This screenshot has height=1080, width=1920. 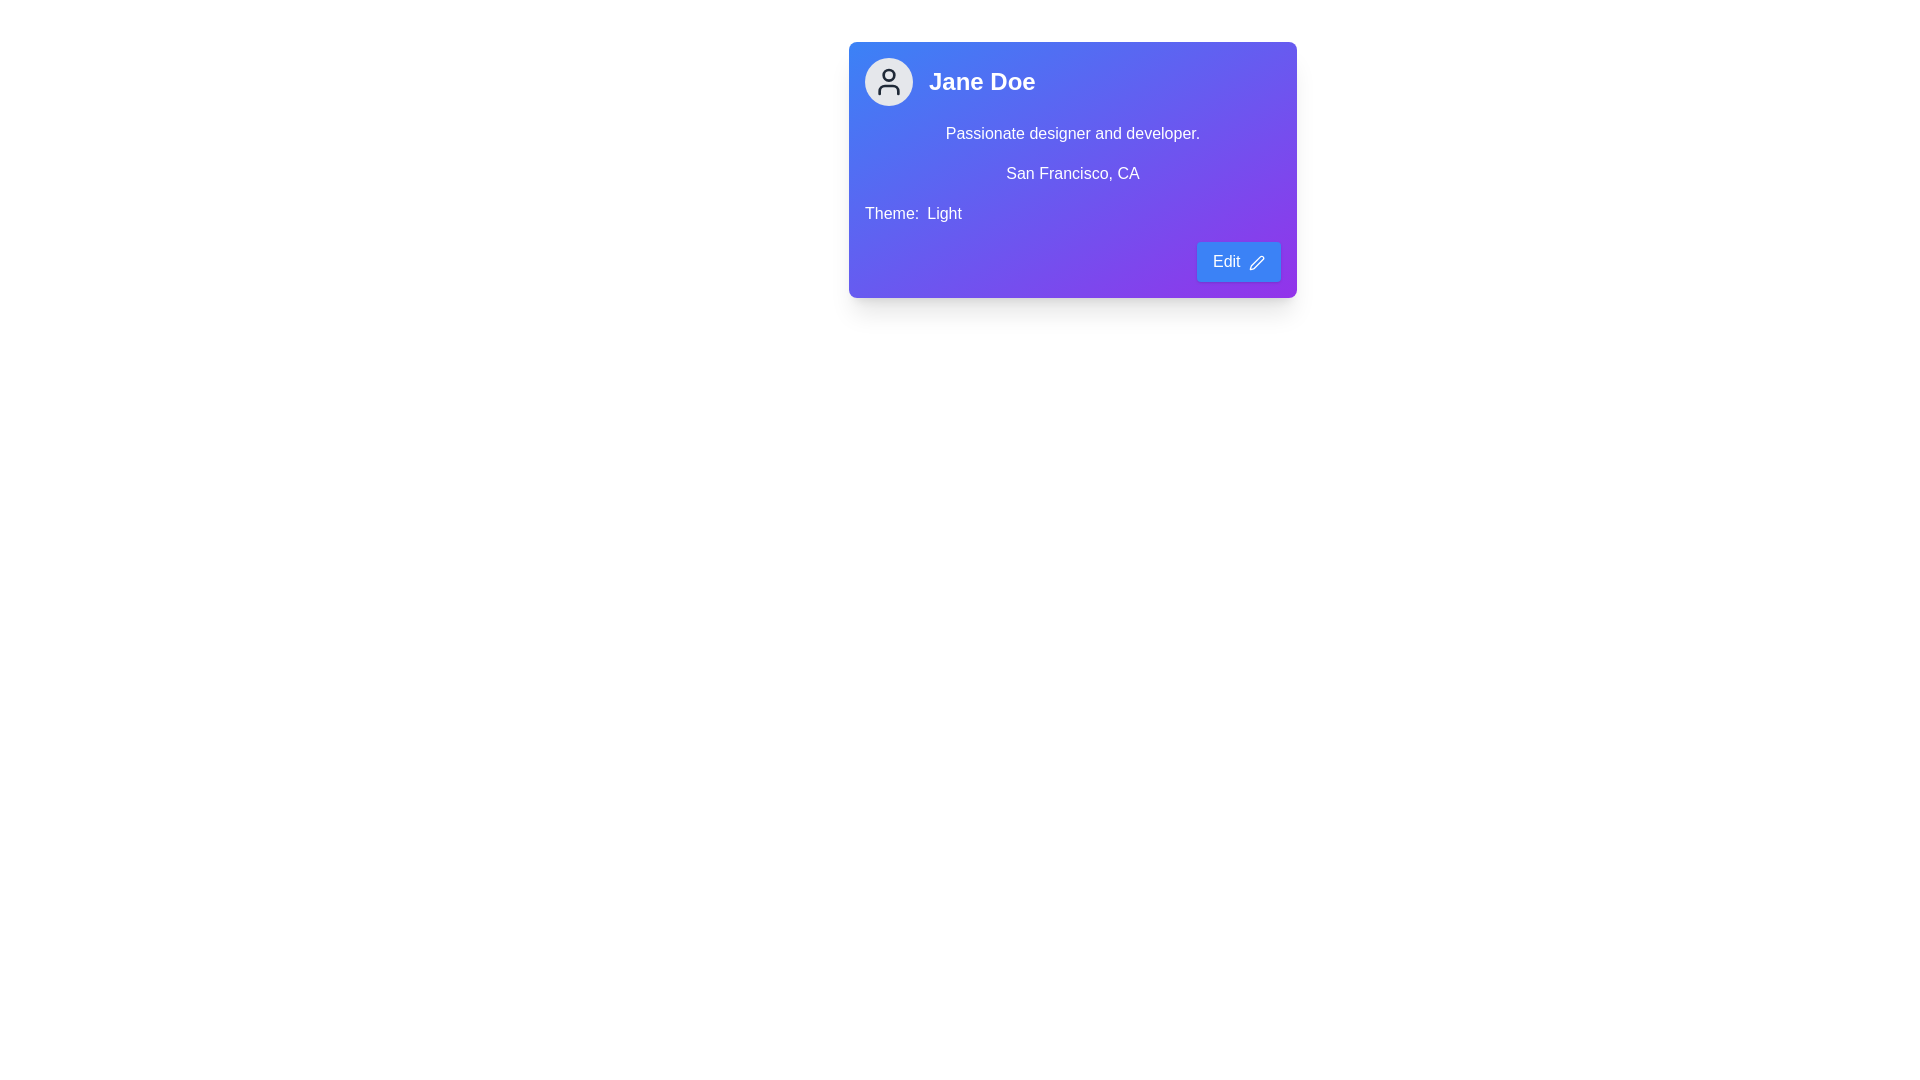 I want to click on text label displaying the word 'Light', which is positioned immediately to the right of the label 'Theme:' in a gradient card layout, so click(x=943, y=213).